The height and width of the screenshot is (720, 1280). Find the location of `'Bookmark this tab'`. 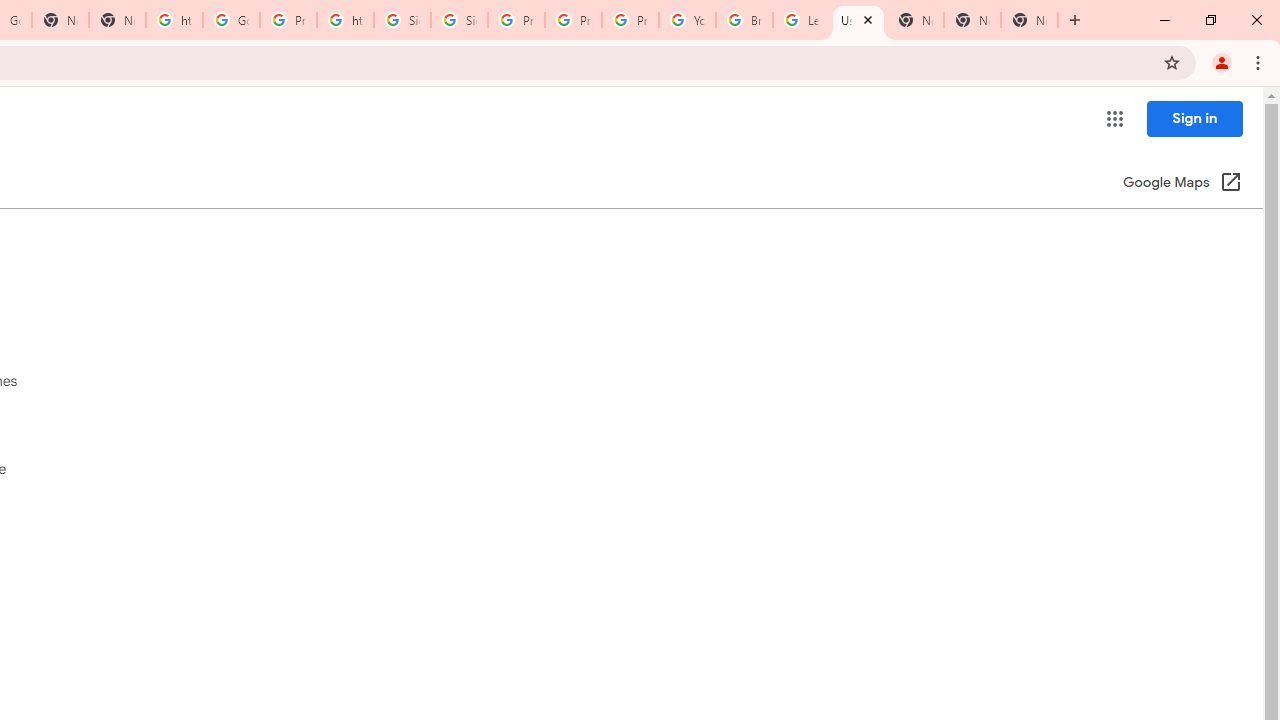

'Bookmark this tab' is located at coordinates (1171, 61).